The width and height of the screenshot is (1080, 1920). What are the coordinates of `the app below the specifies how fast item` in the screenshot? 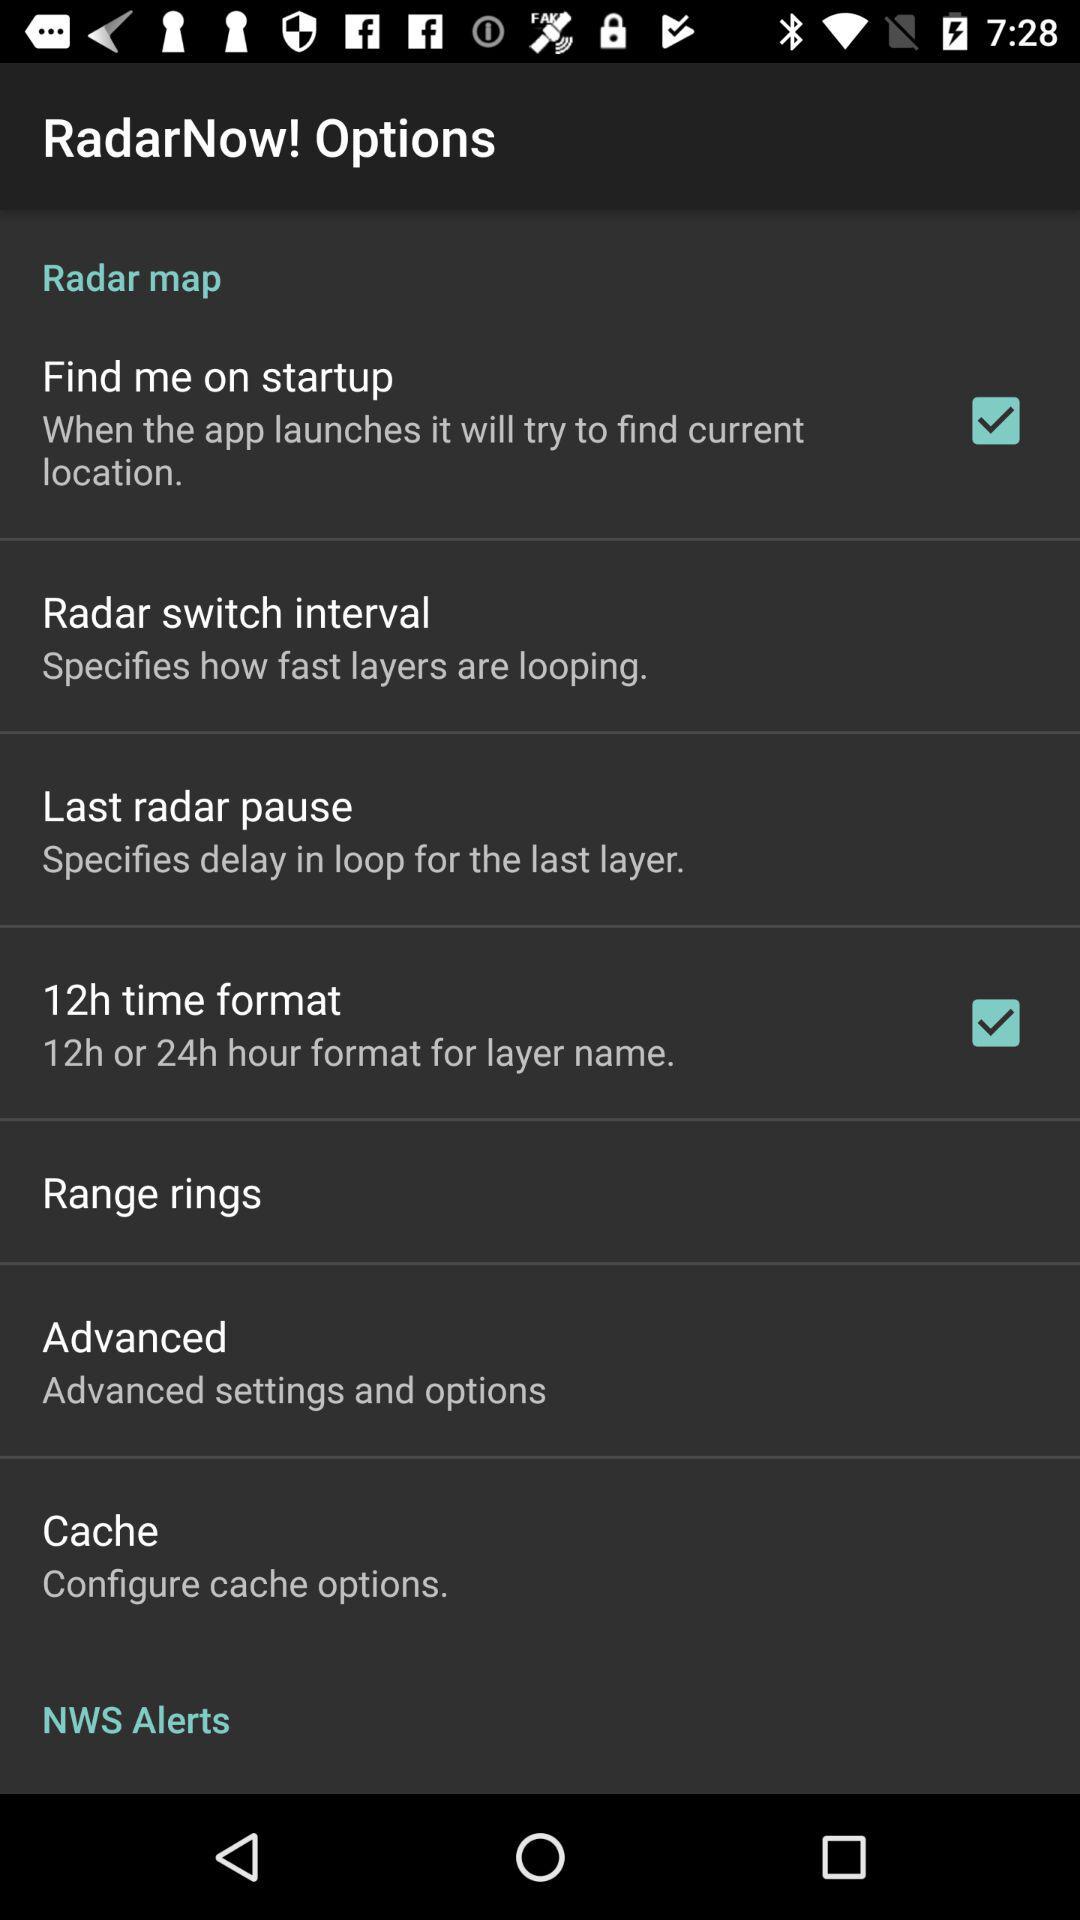 It's located at (197, 804).